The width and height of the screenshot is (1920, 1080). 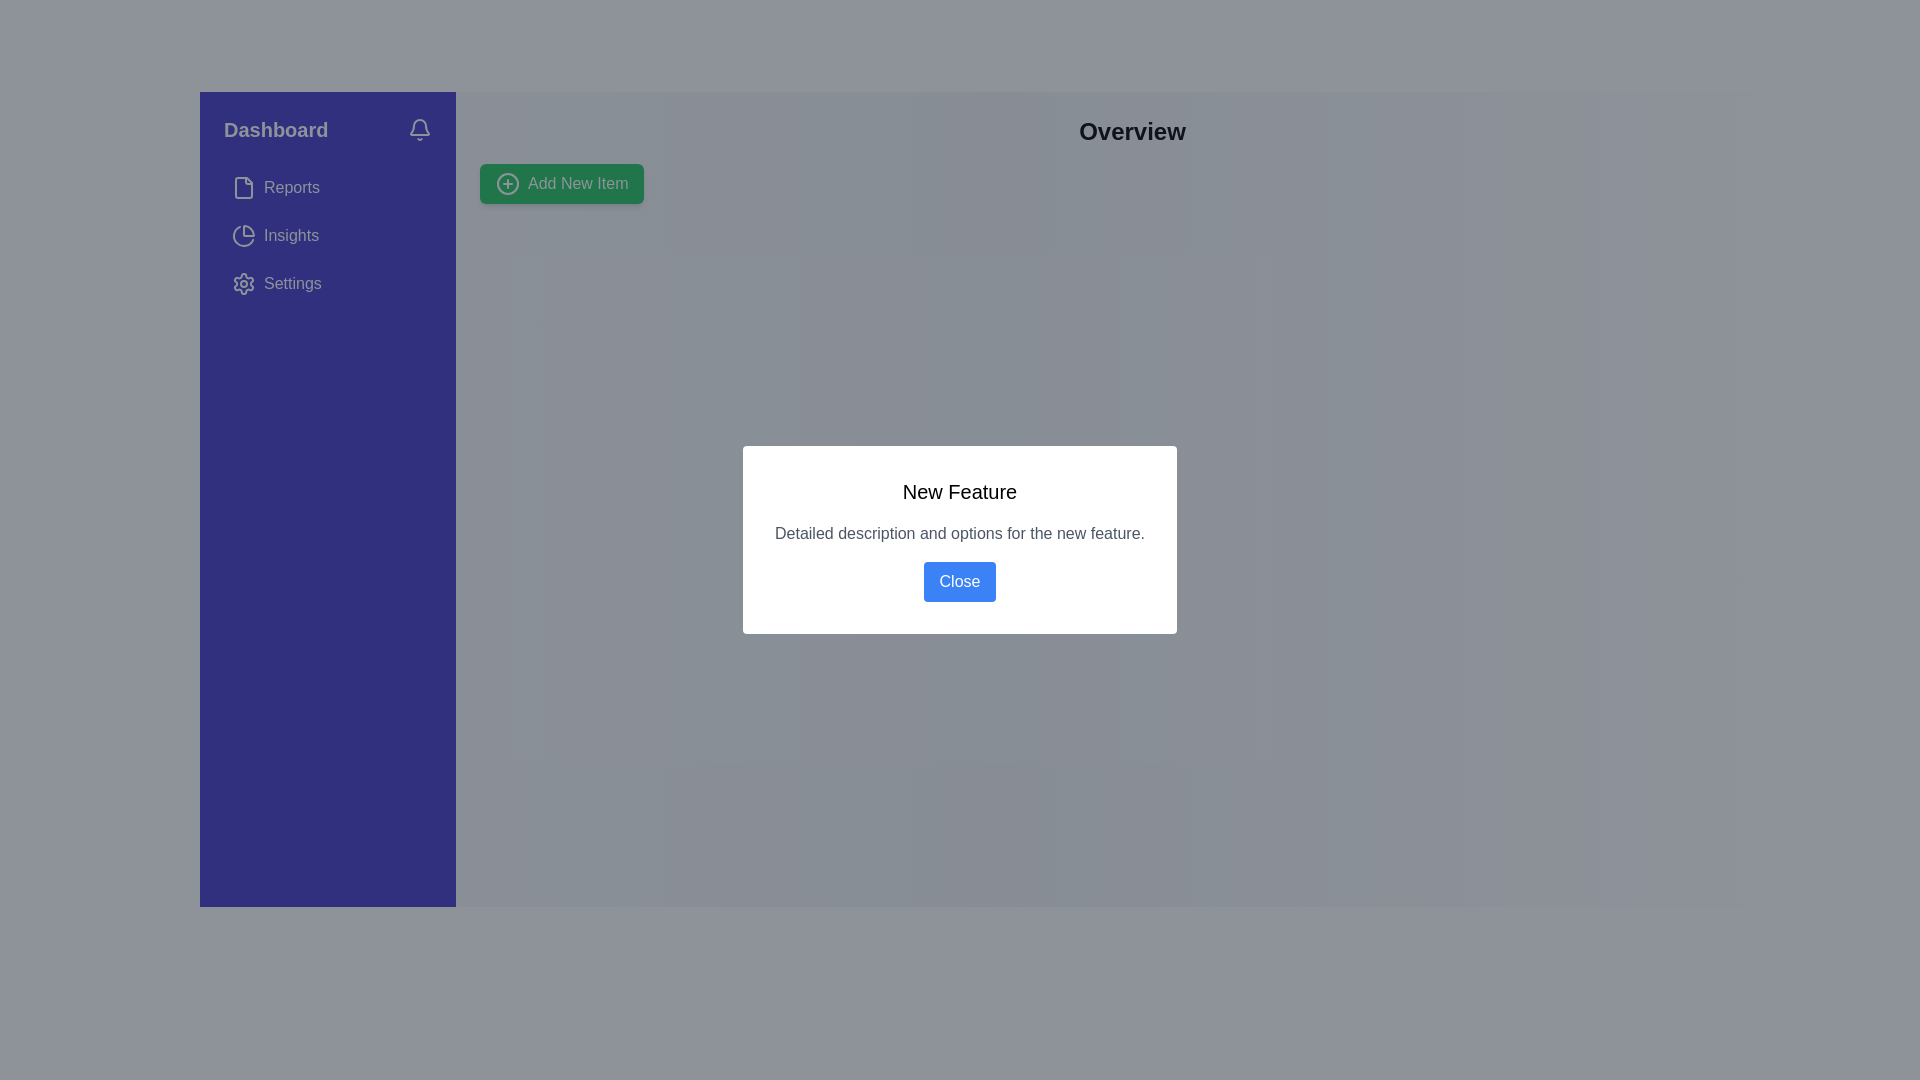 I want to click on the notification icon located near the top right corner of the sidebar section labeled 'Dashboard', so click(x=419, y=130).